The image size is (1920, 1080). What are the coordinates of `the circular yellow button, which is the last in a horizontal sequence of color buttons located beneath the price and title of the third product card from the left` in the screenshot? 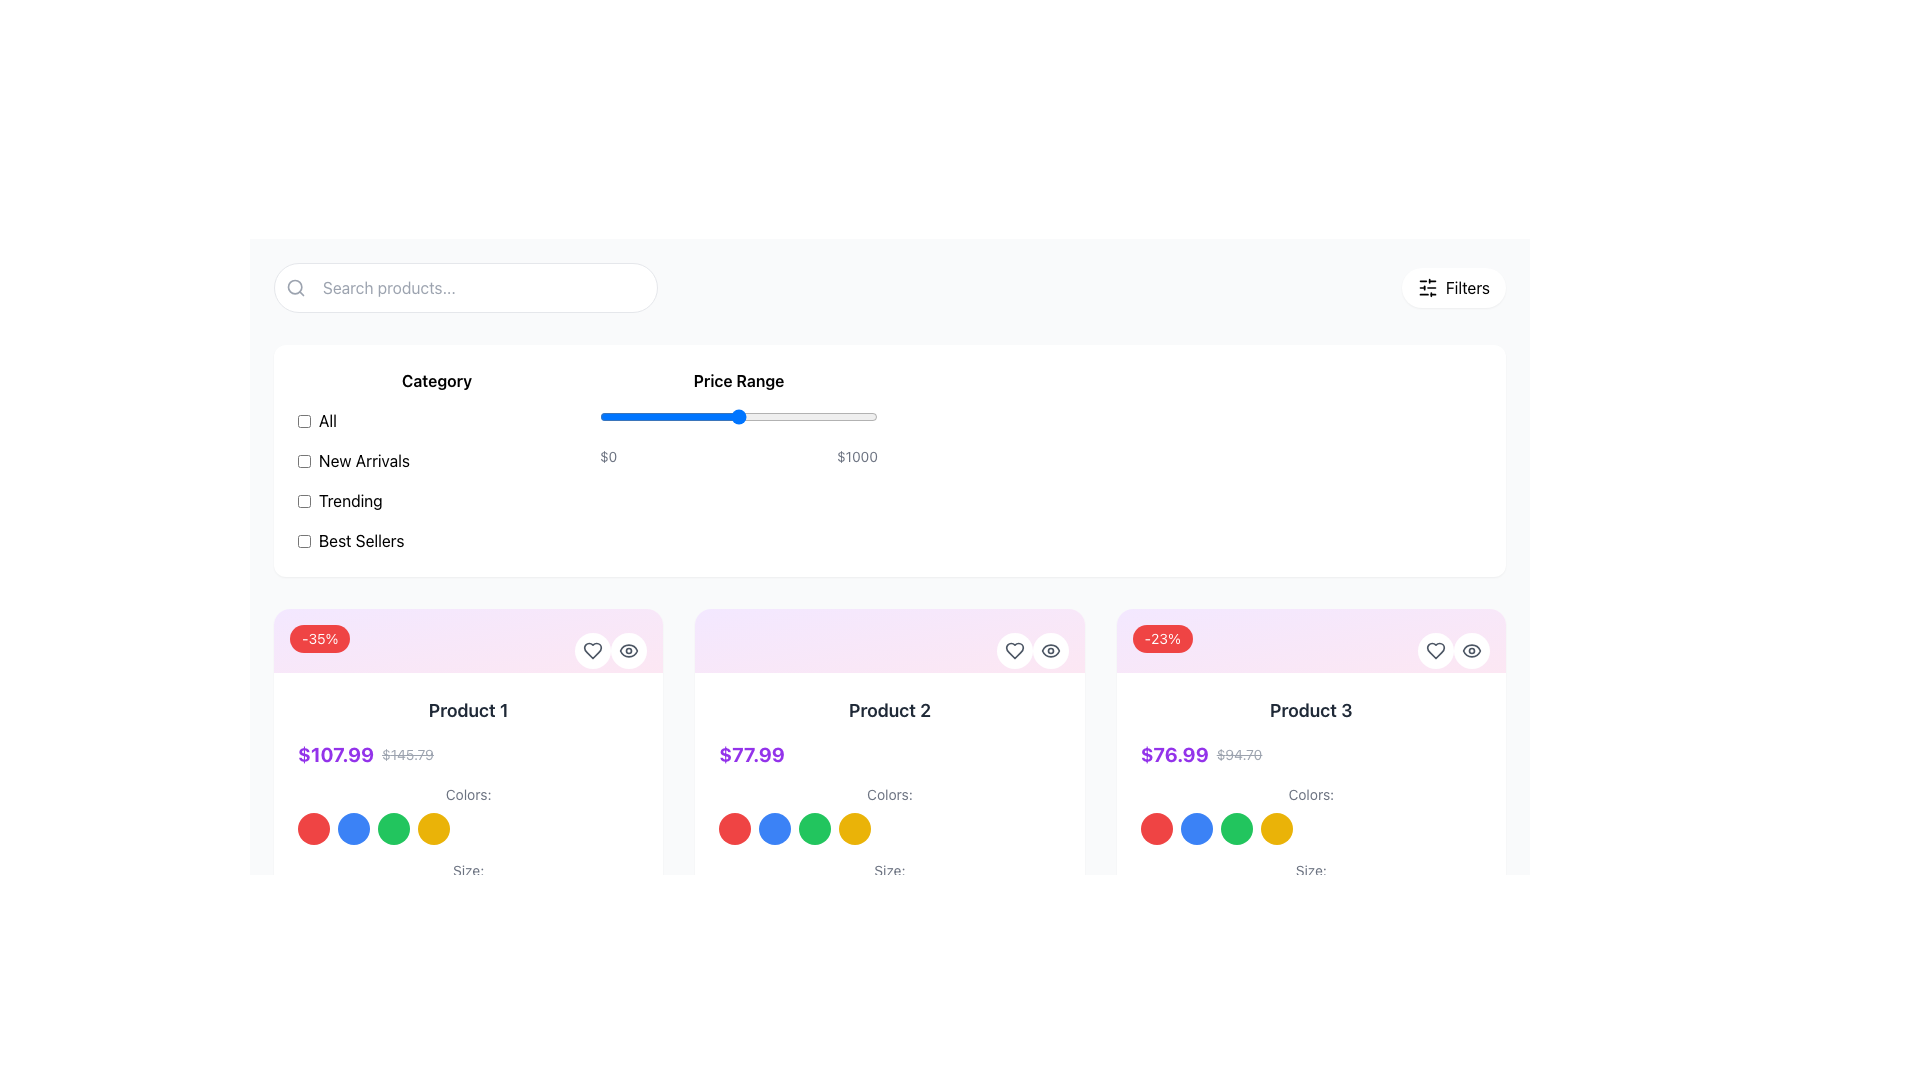 It's located at (1275, 829).